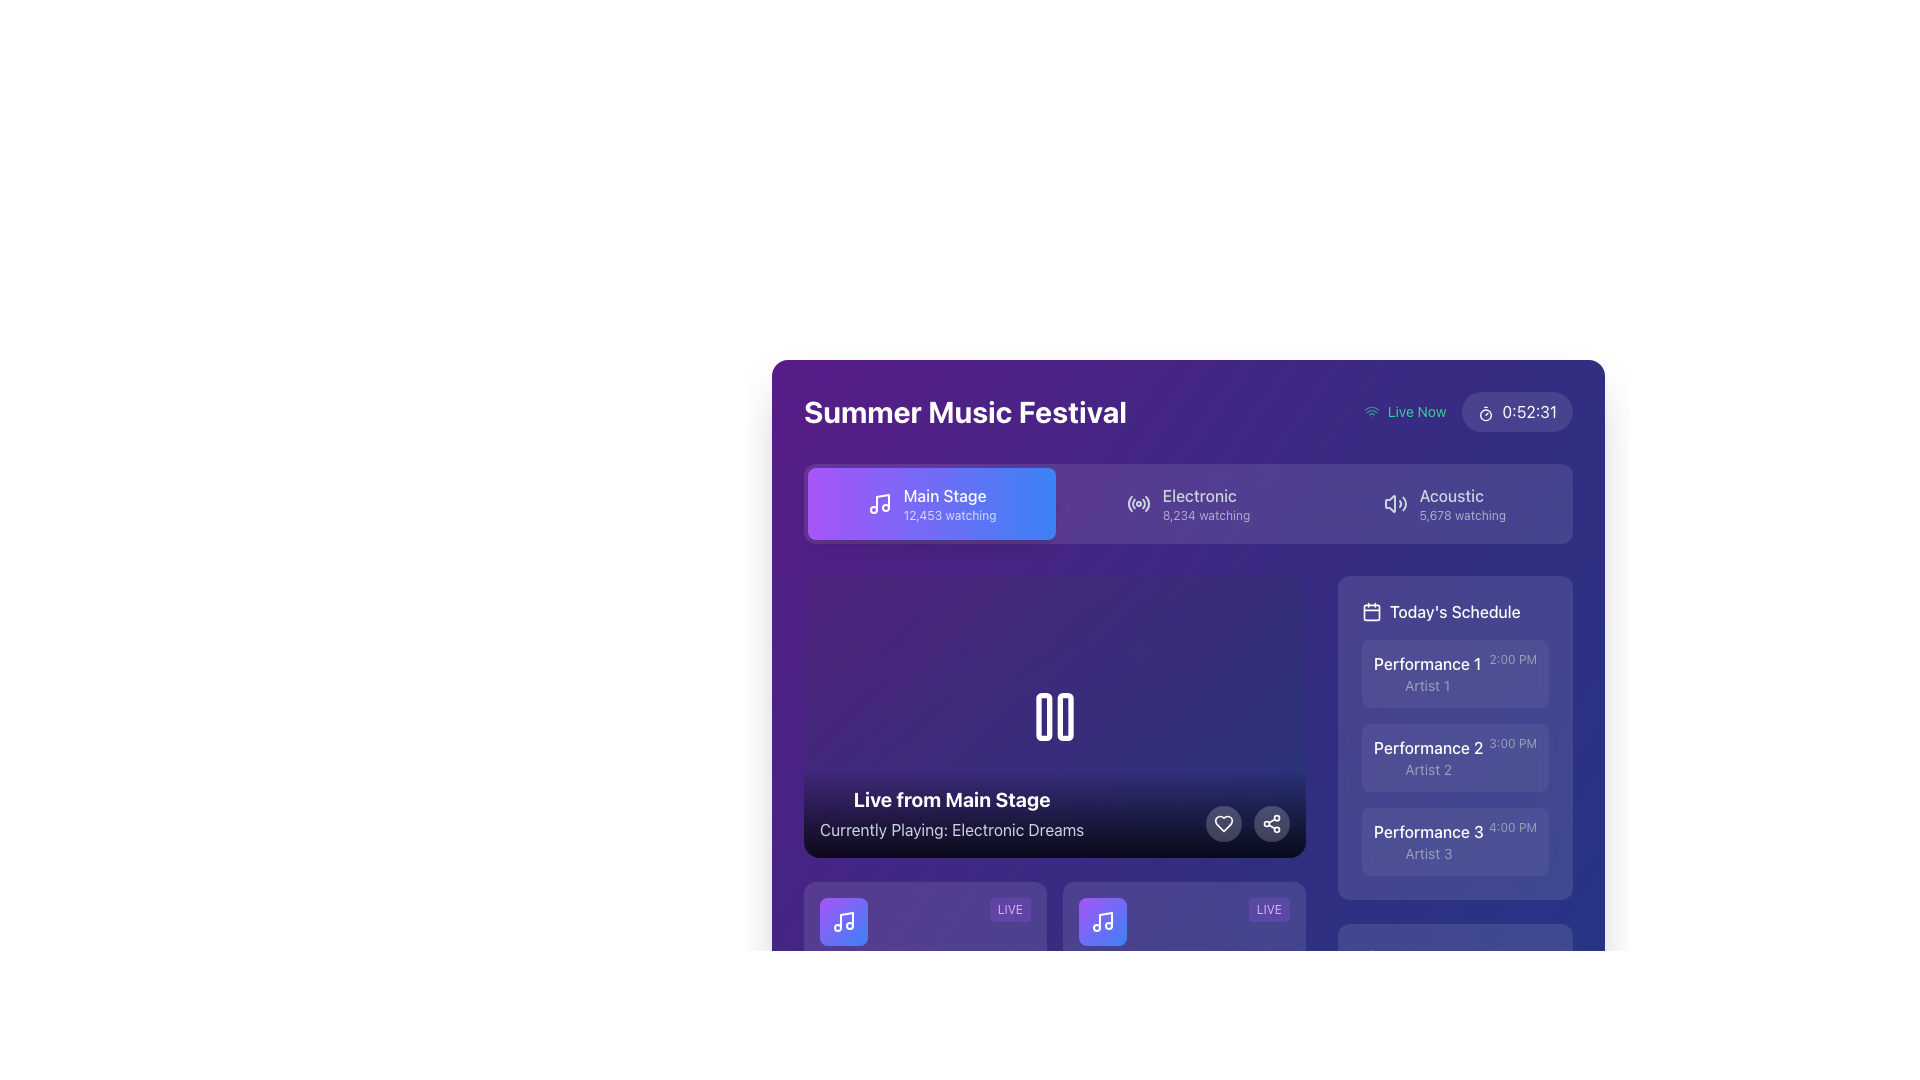 Image resolution: width=1920 pixels, height=1080 pixels. What do you see at coordinates (1271, 824) in the screenshot?
I see `the circular share button with a white background located in the bottom-right corner of the 'Live from Main Stage' section` at bounding box center [1271, 824].